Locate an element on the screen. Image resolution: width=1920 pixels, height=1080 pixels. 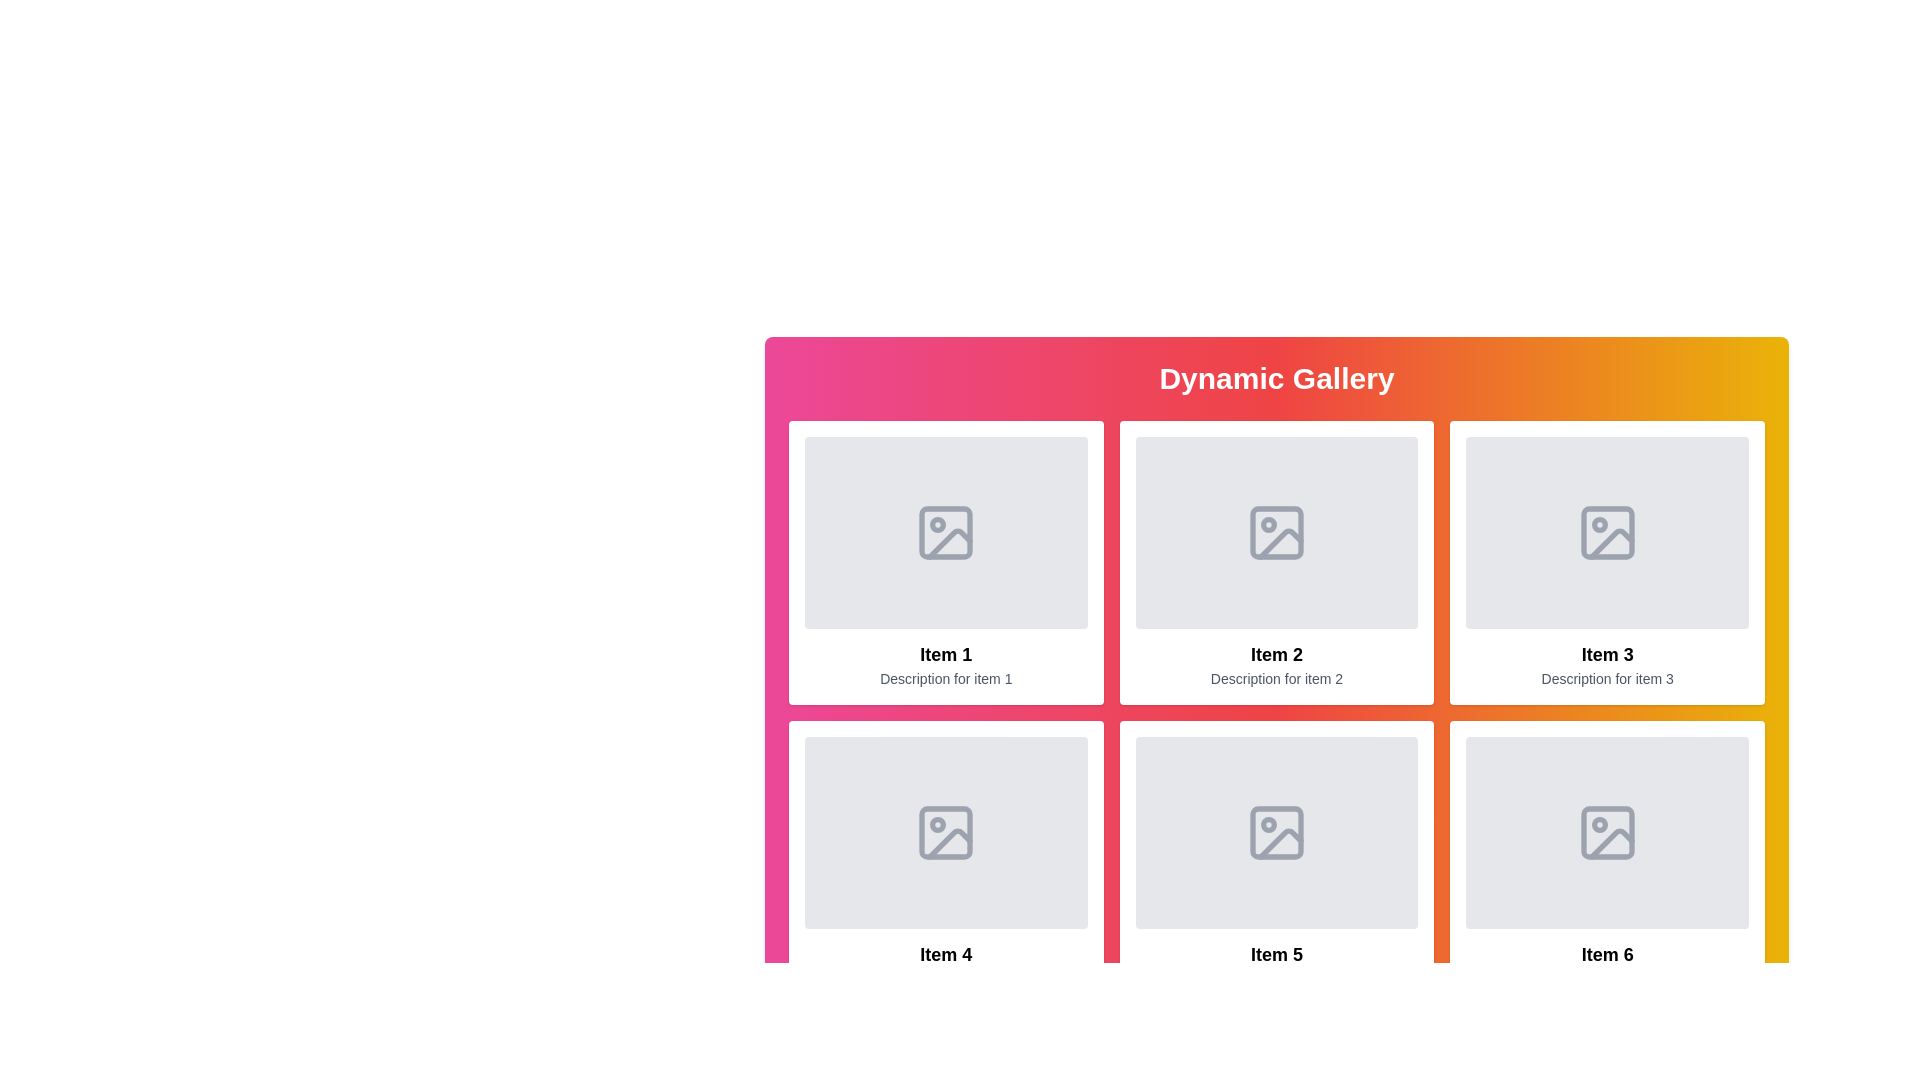
the Decorative SVG circle element located within the first item of the gallery grid layout to visually highlight its status indicator is located at coordinates (937, 523).